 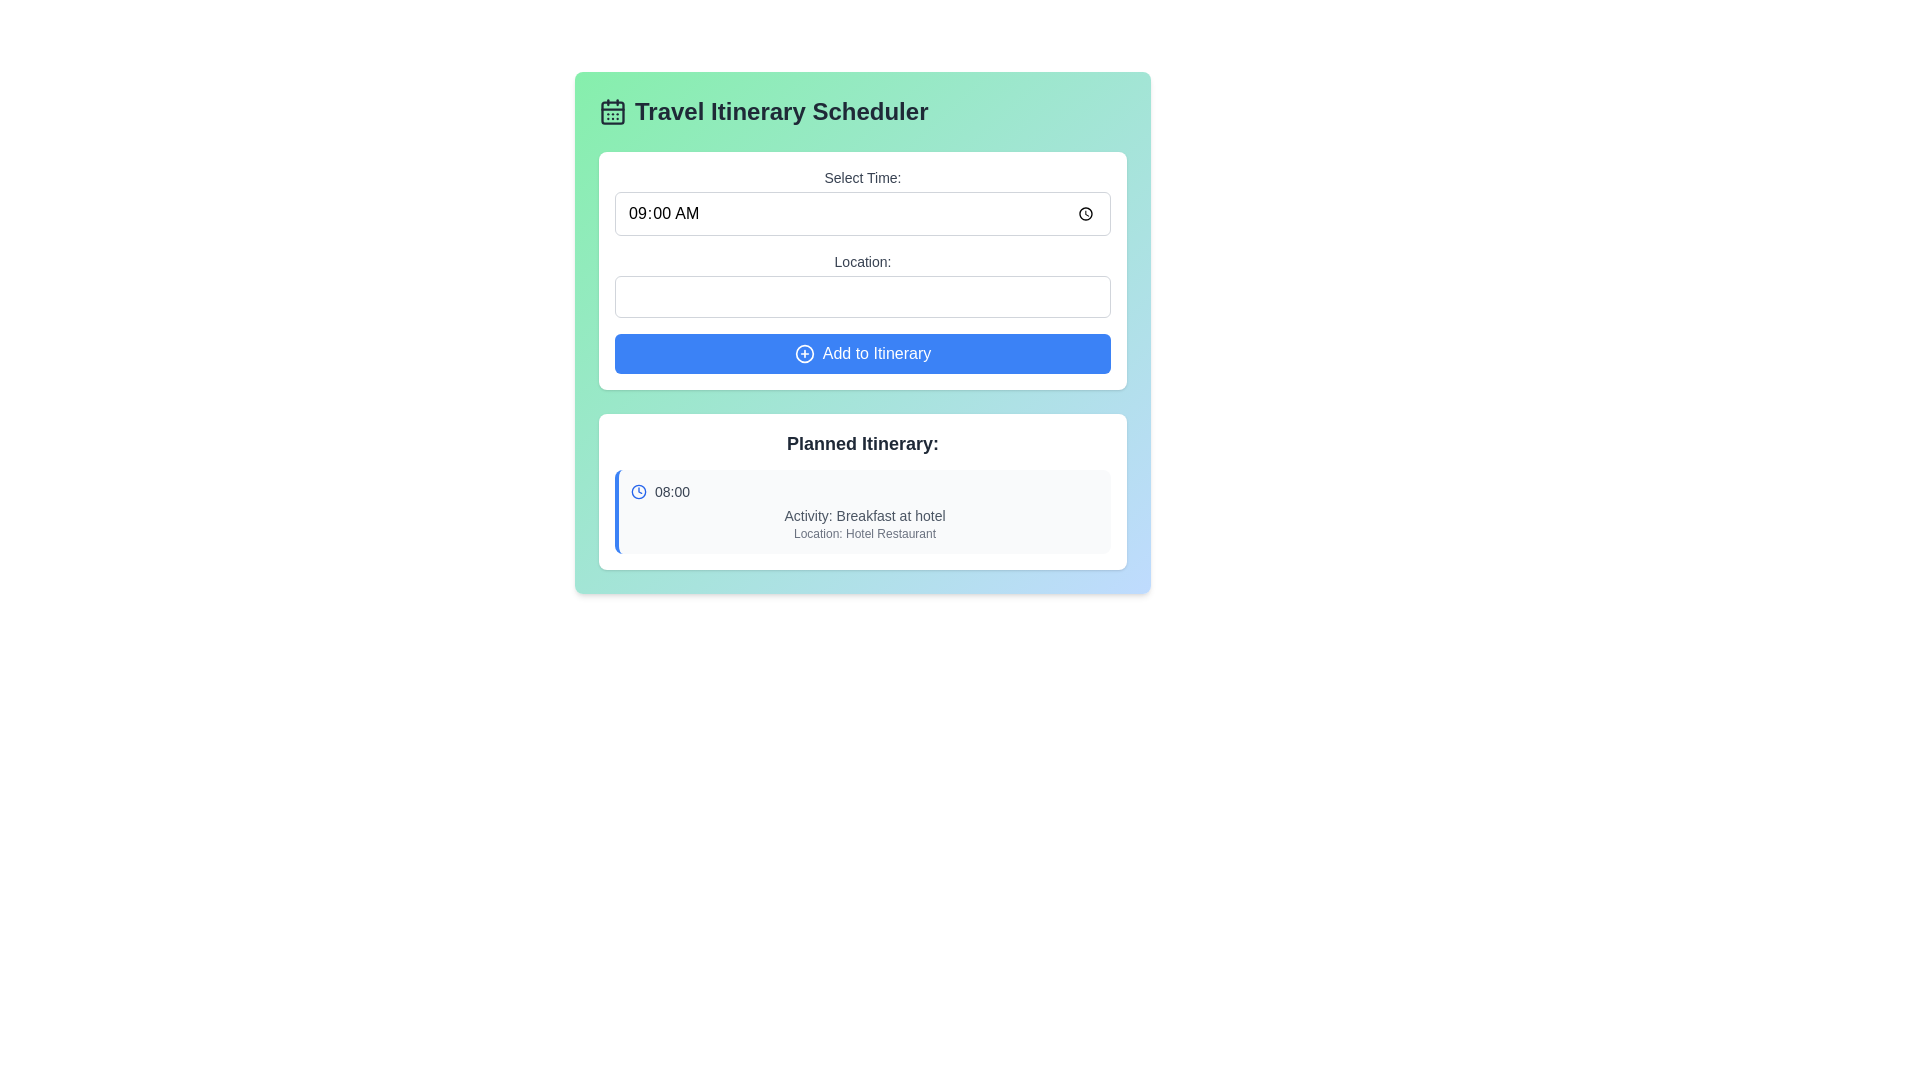 I want to click on the Time input field, so click(x=863, y=213).